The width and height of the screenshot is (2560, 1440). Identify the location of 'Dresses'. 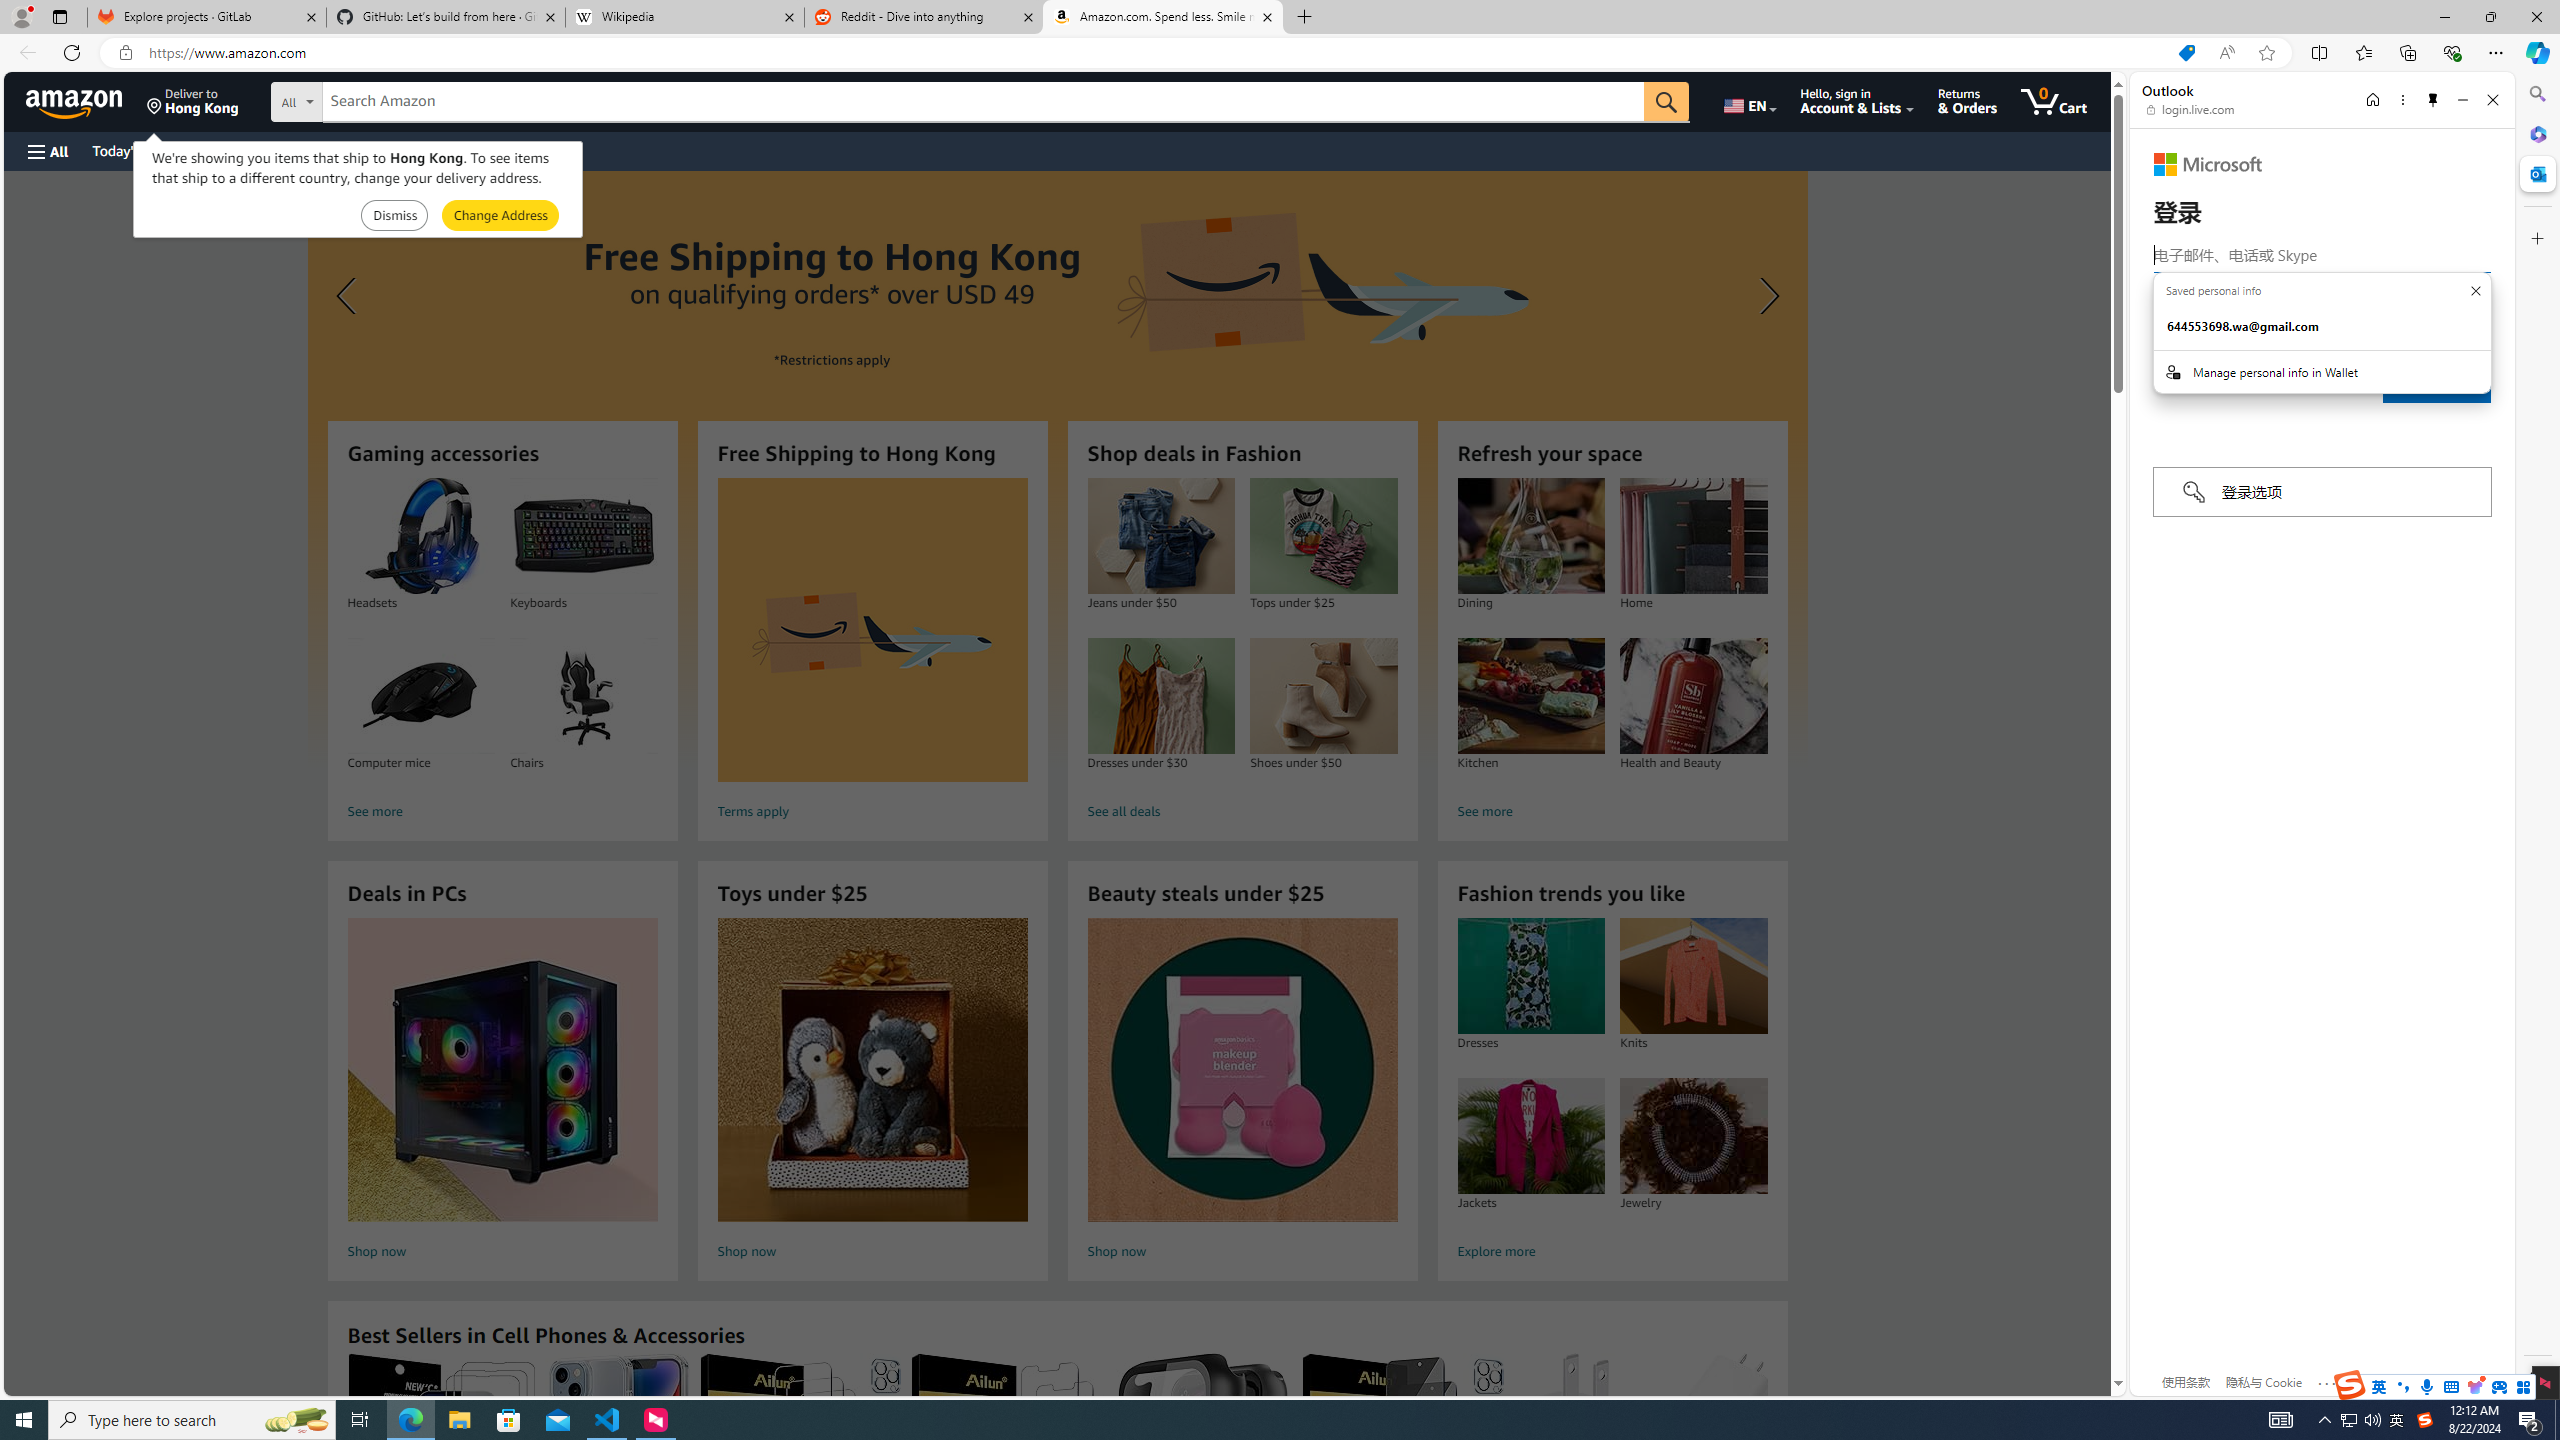
(1529, 976).